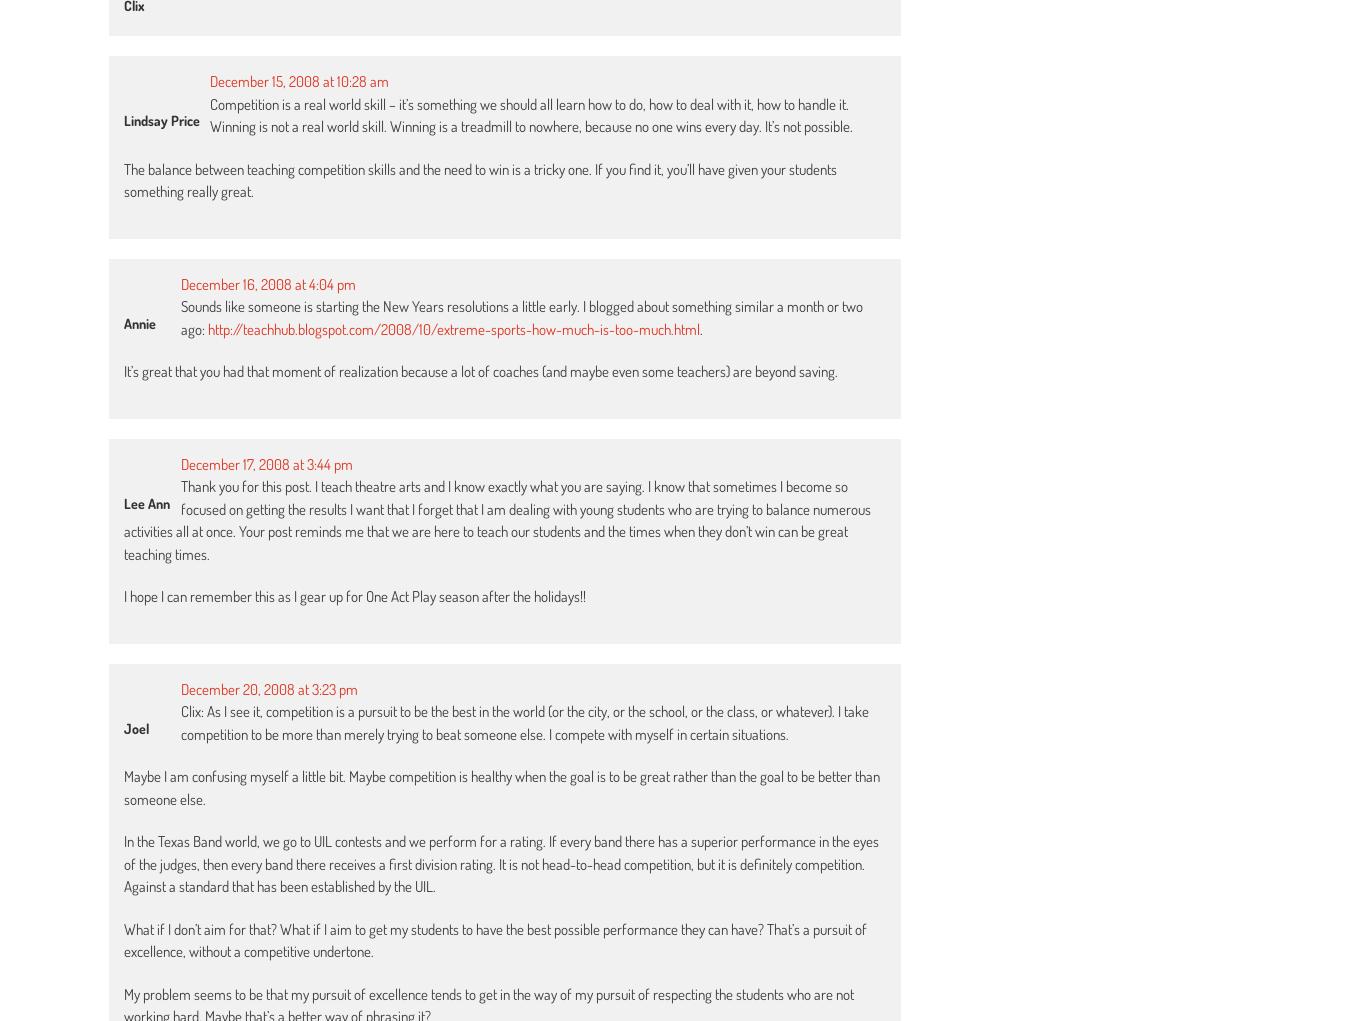 This screenshot has height=1021, width=1350. What do you see at coordinates (267, 283) in the screenshot?
I see `'December 16, 2008 at 4:04 pm'` at bounding box center [267, 283].